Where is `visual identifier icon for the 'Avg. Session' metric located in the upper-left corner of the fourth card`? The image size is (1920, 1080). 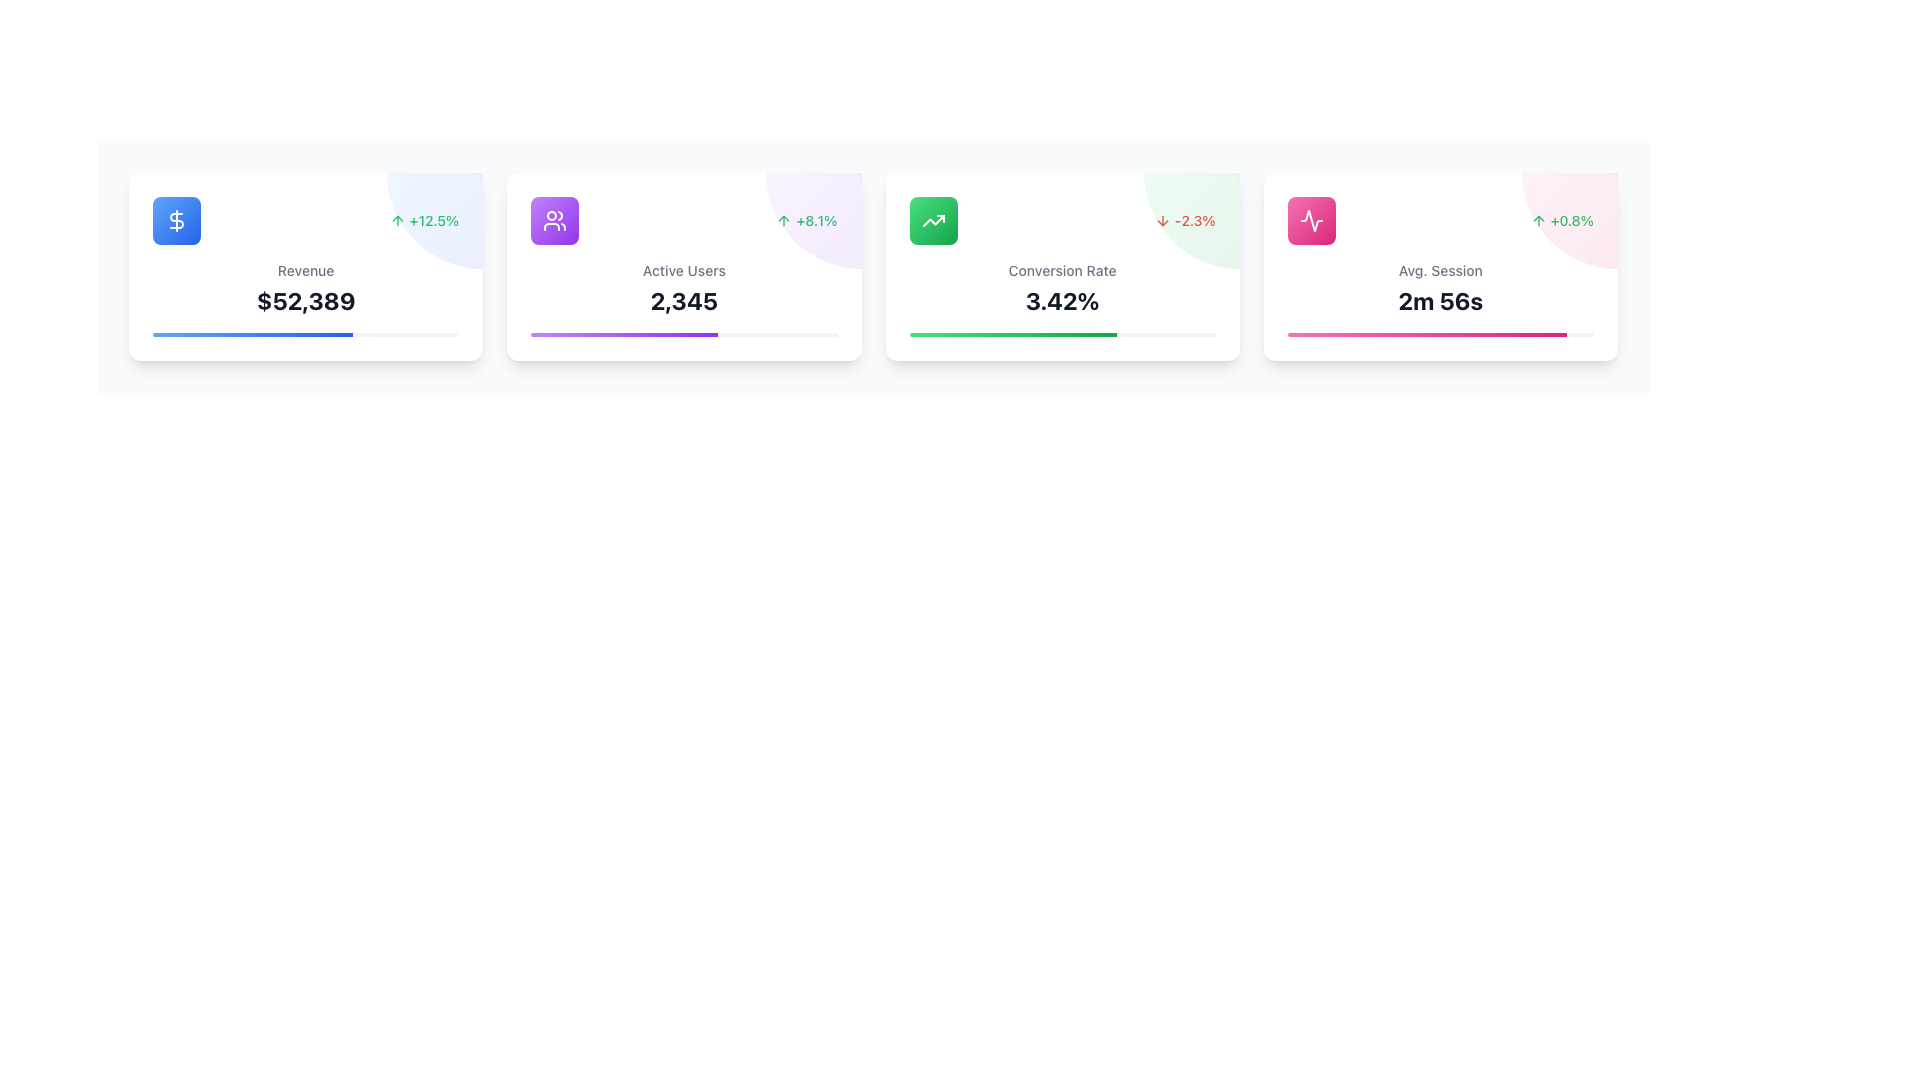 visual identifier icon for the 'Avg. Session' metric located in the upper-left corner of the fourth card is located at coordinates (1311, 220).